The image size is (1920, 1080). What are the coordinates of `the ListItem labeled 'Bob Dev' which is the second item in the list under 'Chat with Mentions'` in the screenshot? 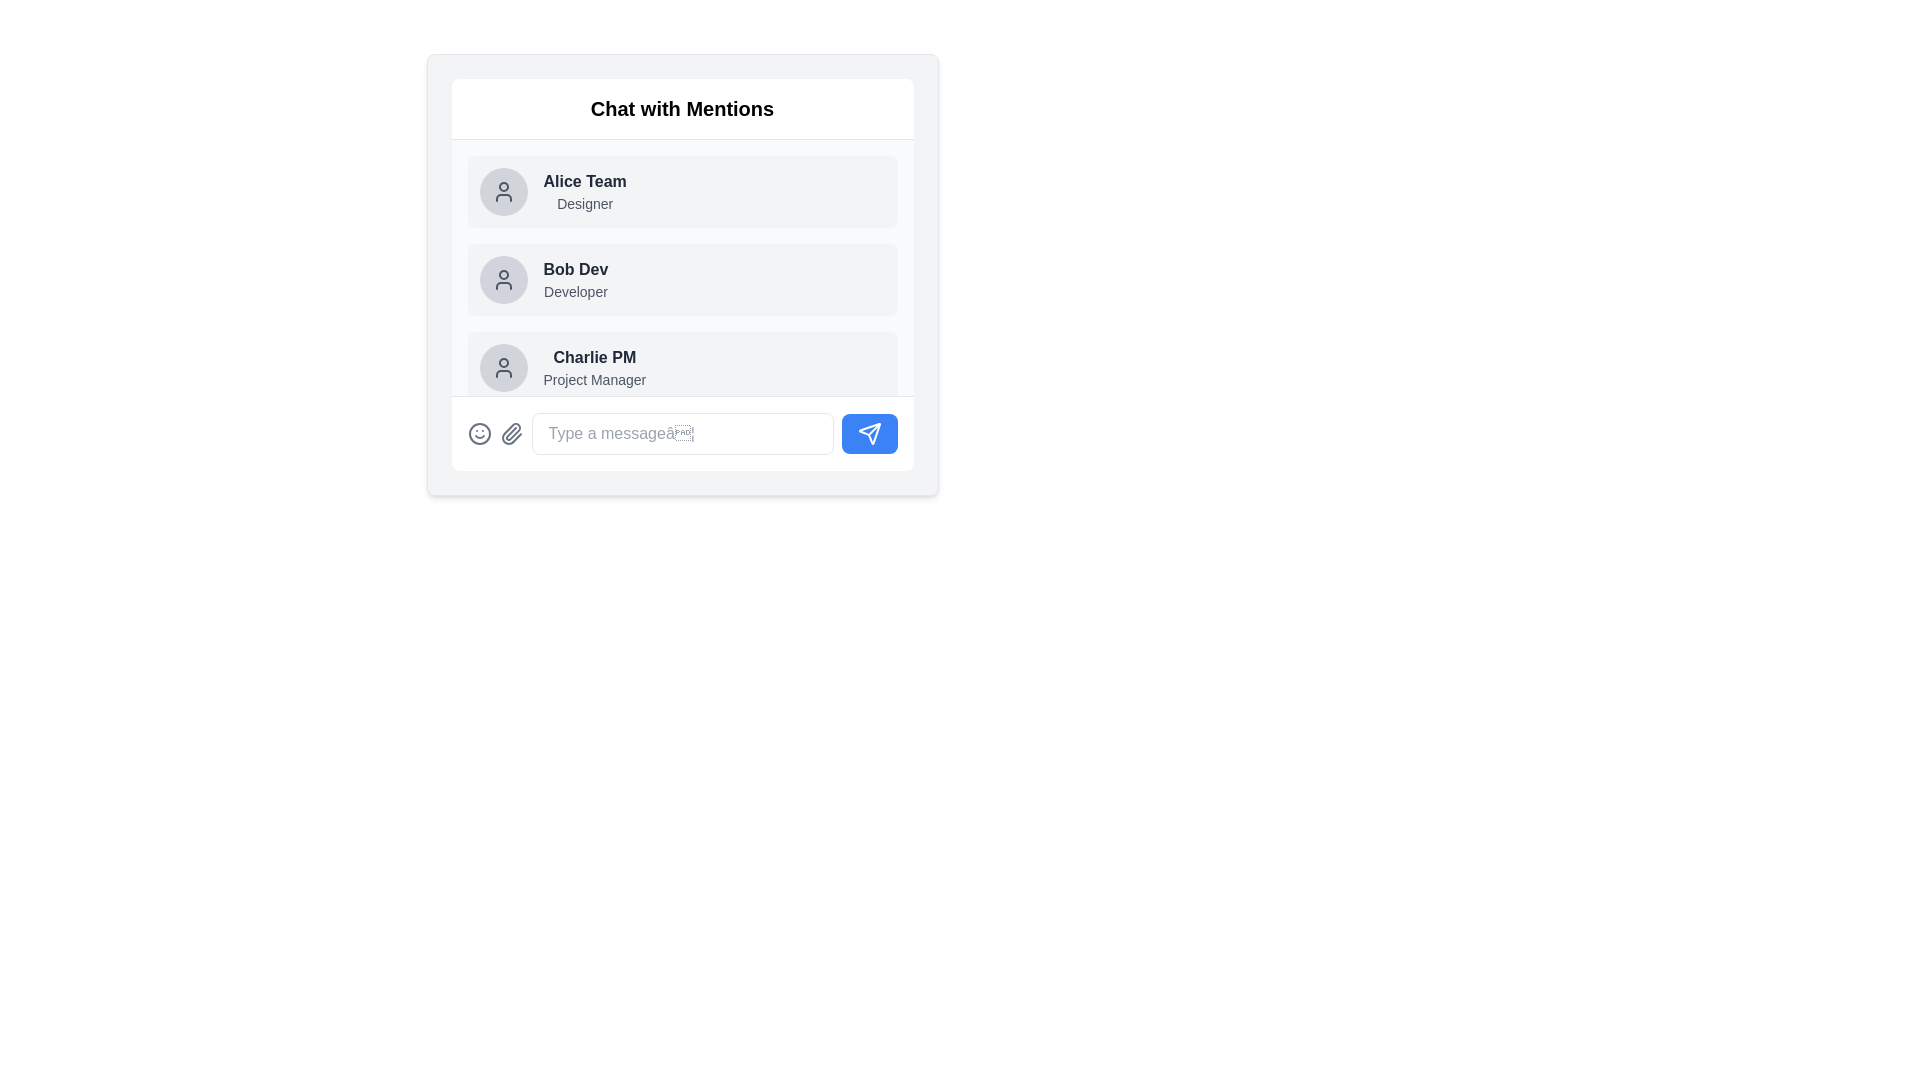 It's located at (682, 274).